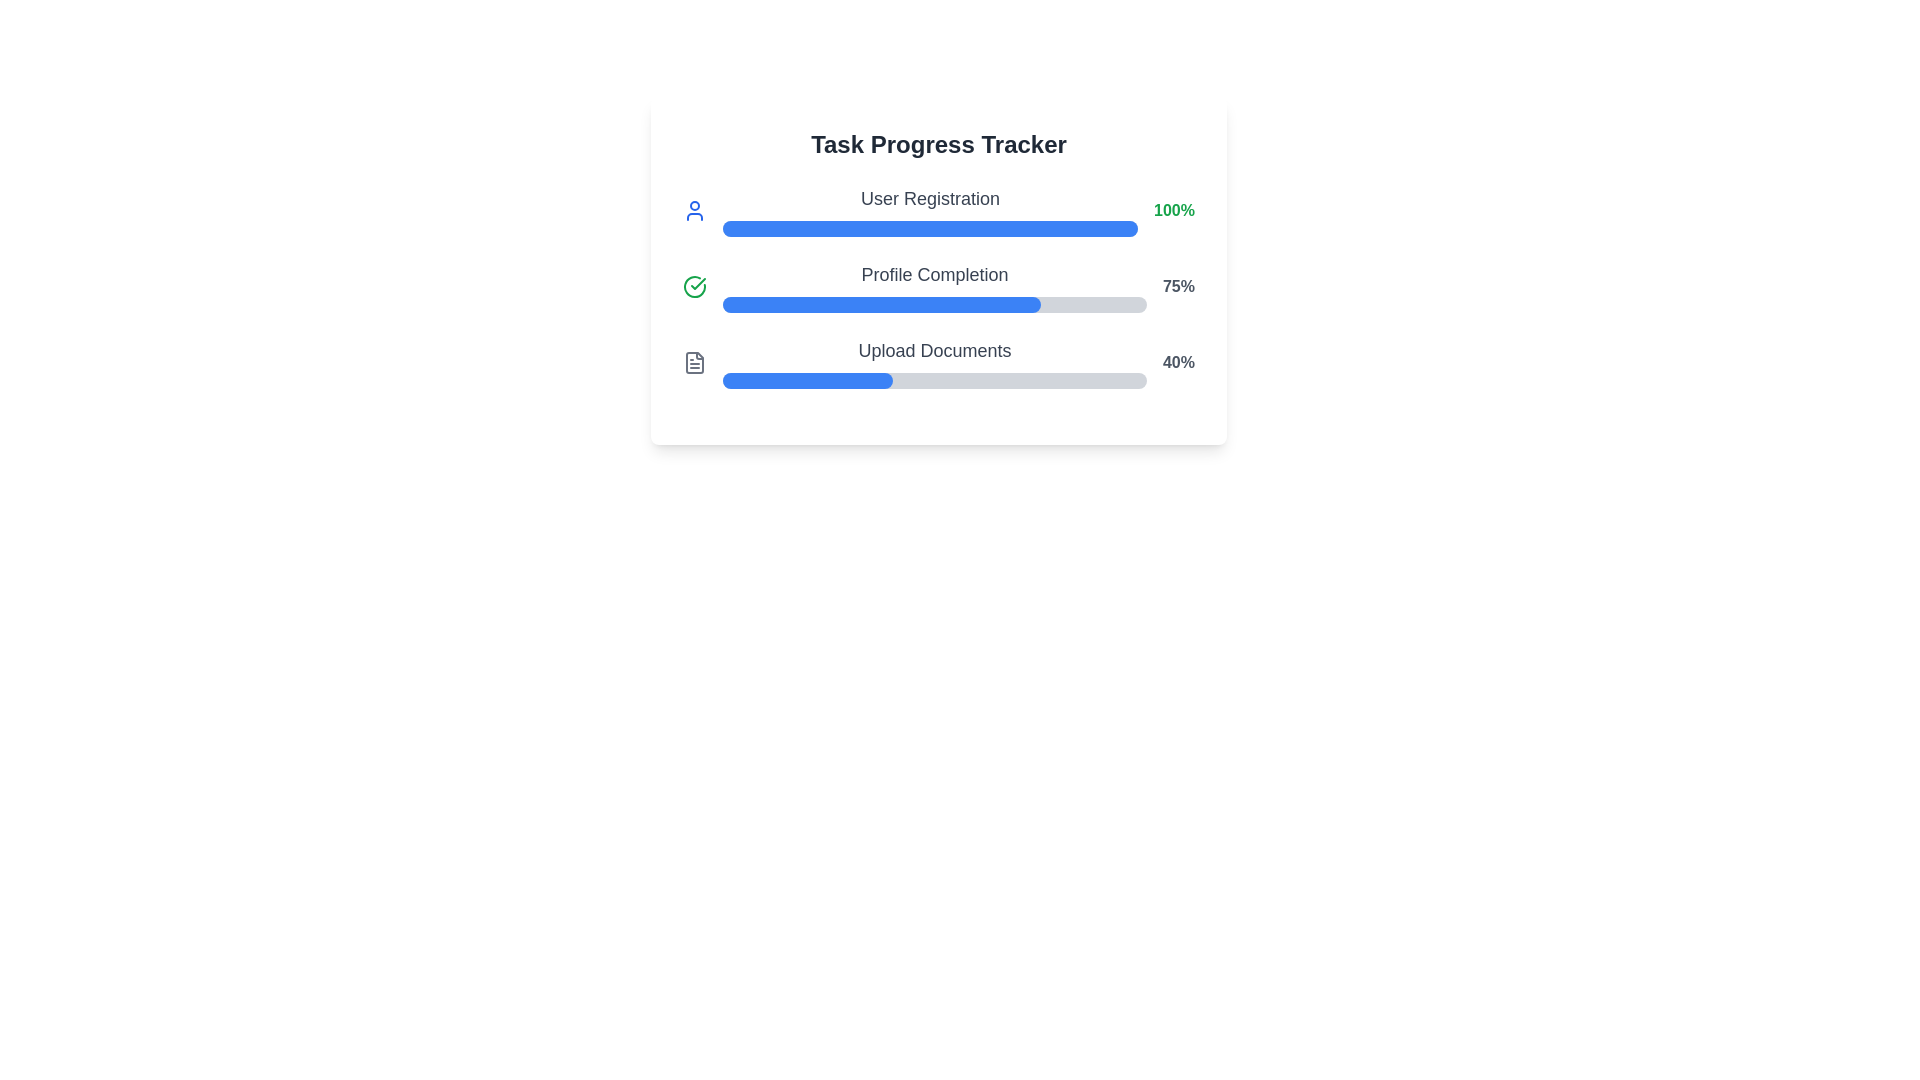 The image size is (1920, 1080). I want to click on the icon representing the 'Upload Documents' task, located in the third row of the task tracker, adjacent to the progress bar, so click(695, 362).